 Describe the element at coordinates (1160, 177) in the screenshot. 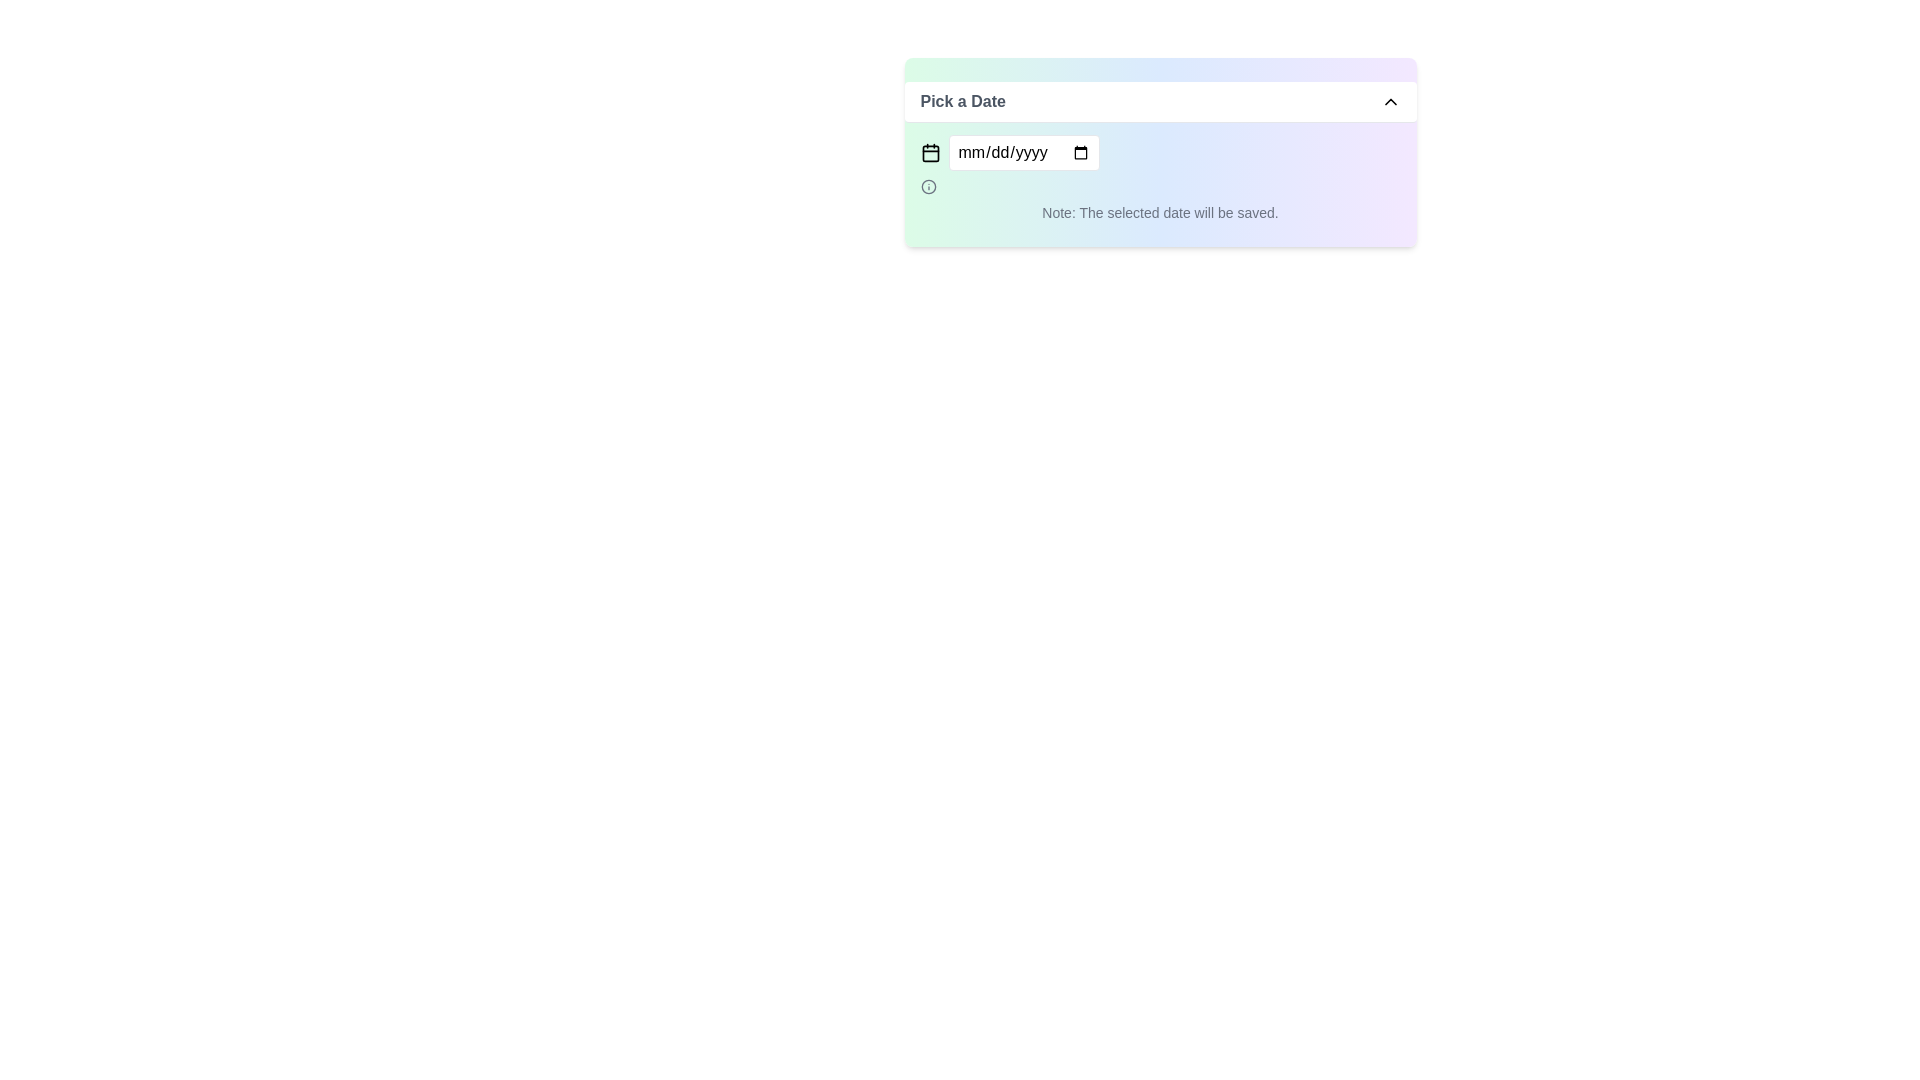

I see `the date picker field in the Informational Section with Embedded Input` at that location.